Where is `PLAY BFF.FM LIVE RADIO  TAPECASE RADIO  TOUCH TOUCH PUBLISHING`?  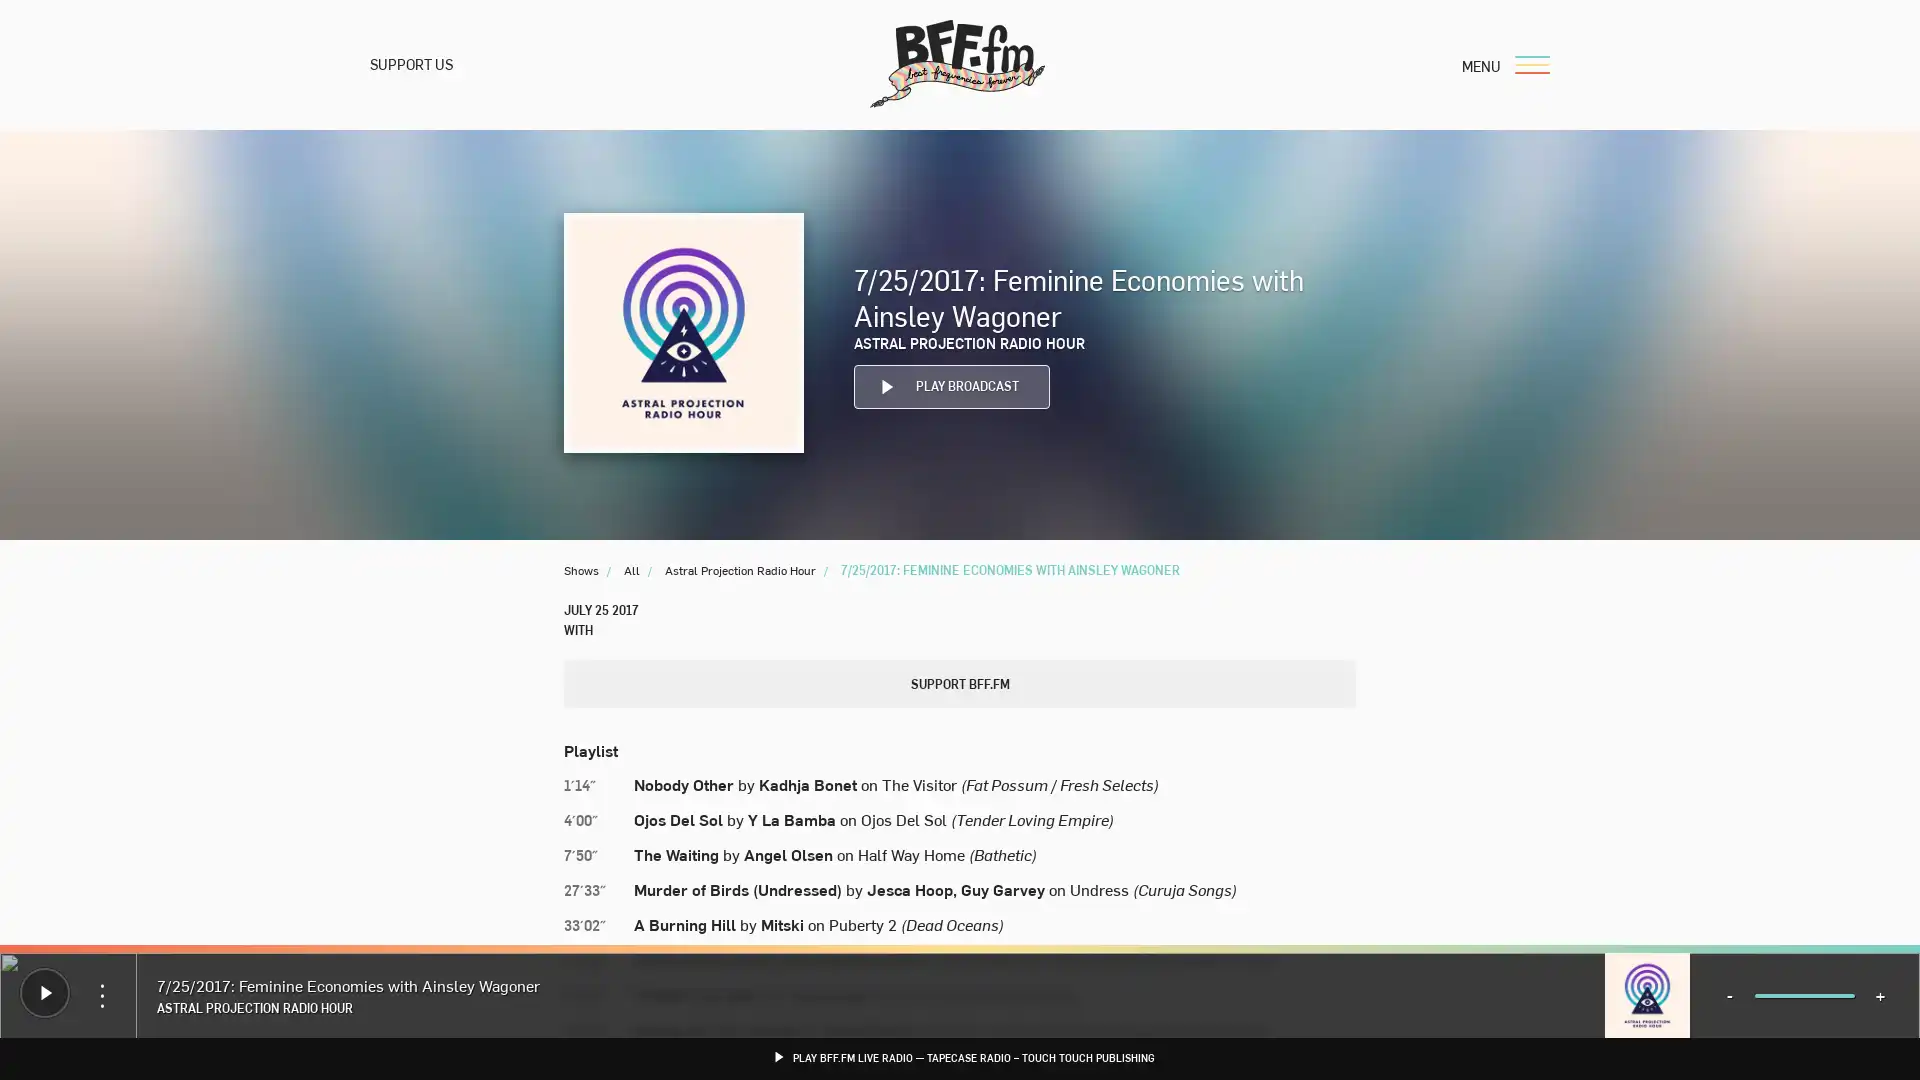 PLAY BFF.FM LIVE RADIO  TAPECASE RADIO  TOUCH TOUCH PUBLISHING is located at coordinates (960, 1055).